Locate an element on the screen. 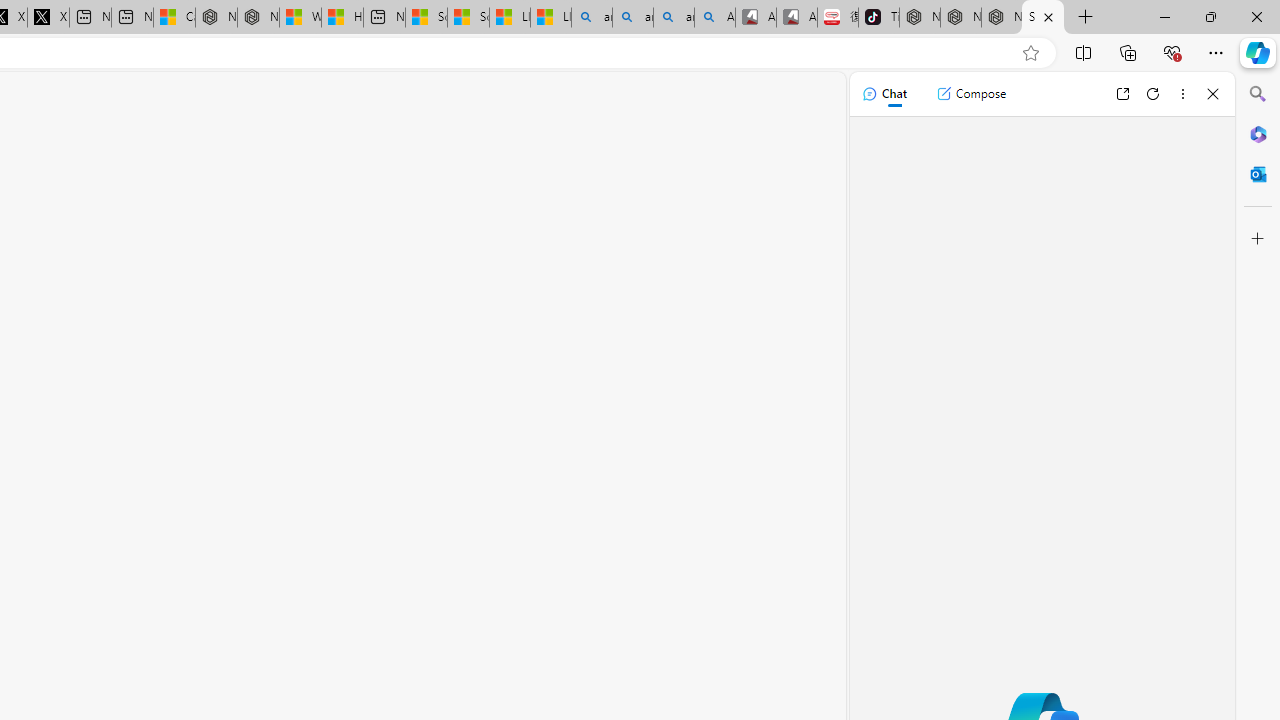 This screenshot has width=1280, height=720. 'Compose' is located at coordinates (971, 93).